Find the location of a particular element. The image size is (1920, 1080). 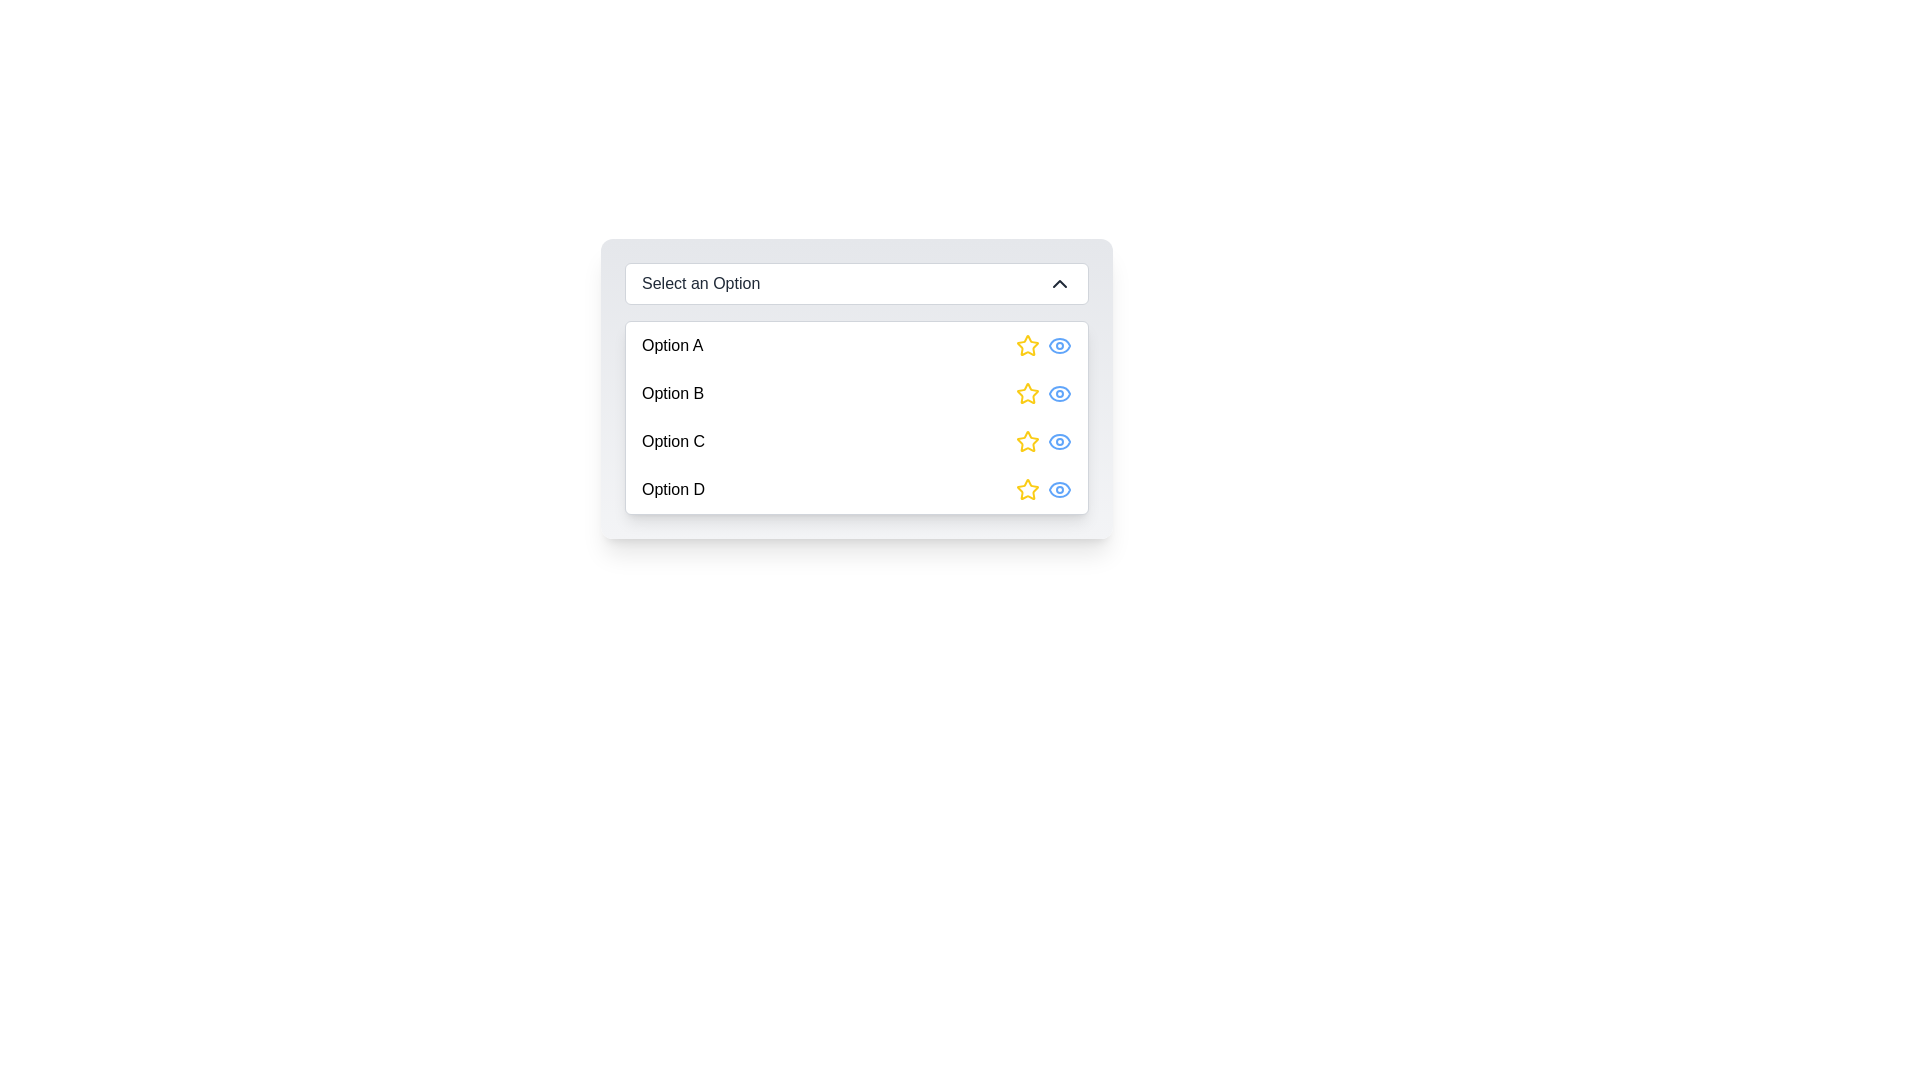

the text label displaying 'Option B', which is the central text of the second list item in the vertical menu list, positioned between 'Option A' and 'Option C' is located at coordinates (673, 393).